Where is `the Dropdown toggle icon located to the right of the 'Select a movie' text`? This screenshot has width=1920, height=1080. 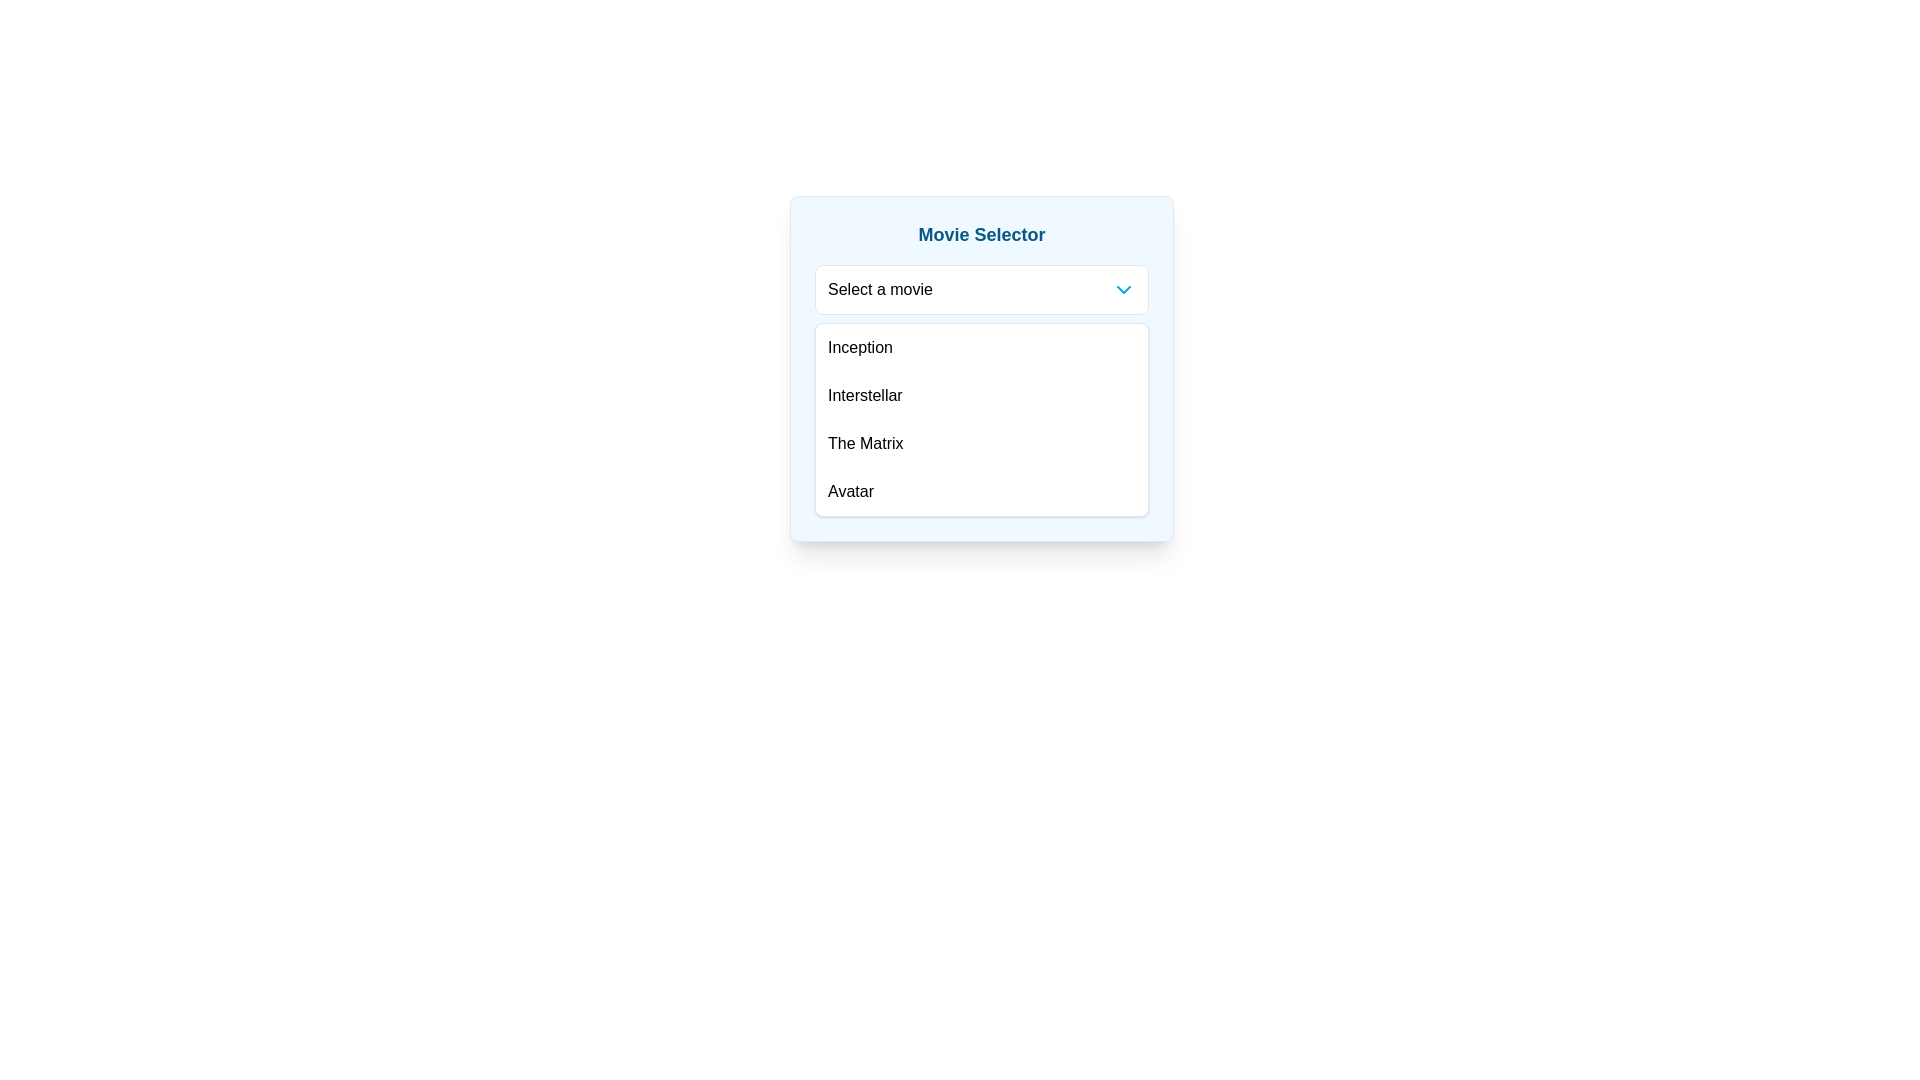
the Dropdown toggle icon located to the right of the 'Select a movie' text is located at coordinates (1123, 289).